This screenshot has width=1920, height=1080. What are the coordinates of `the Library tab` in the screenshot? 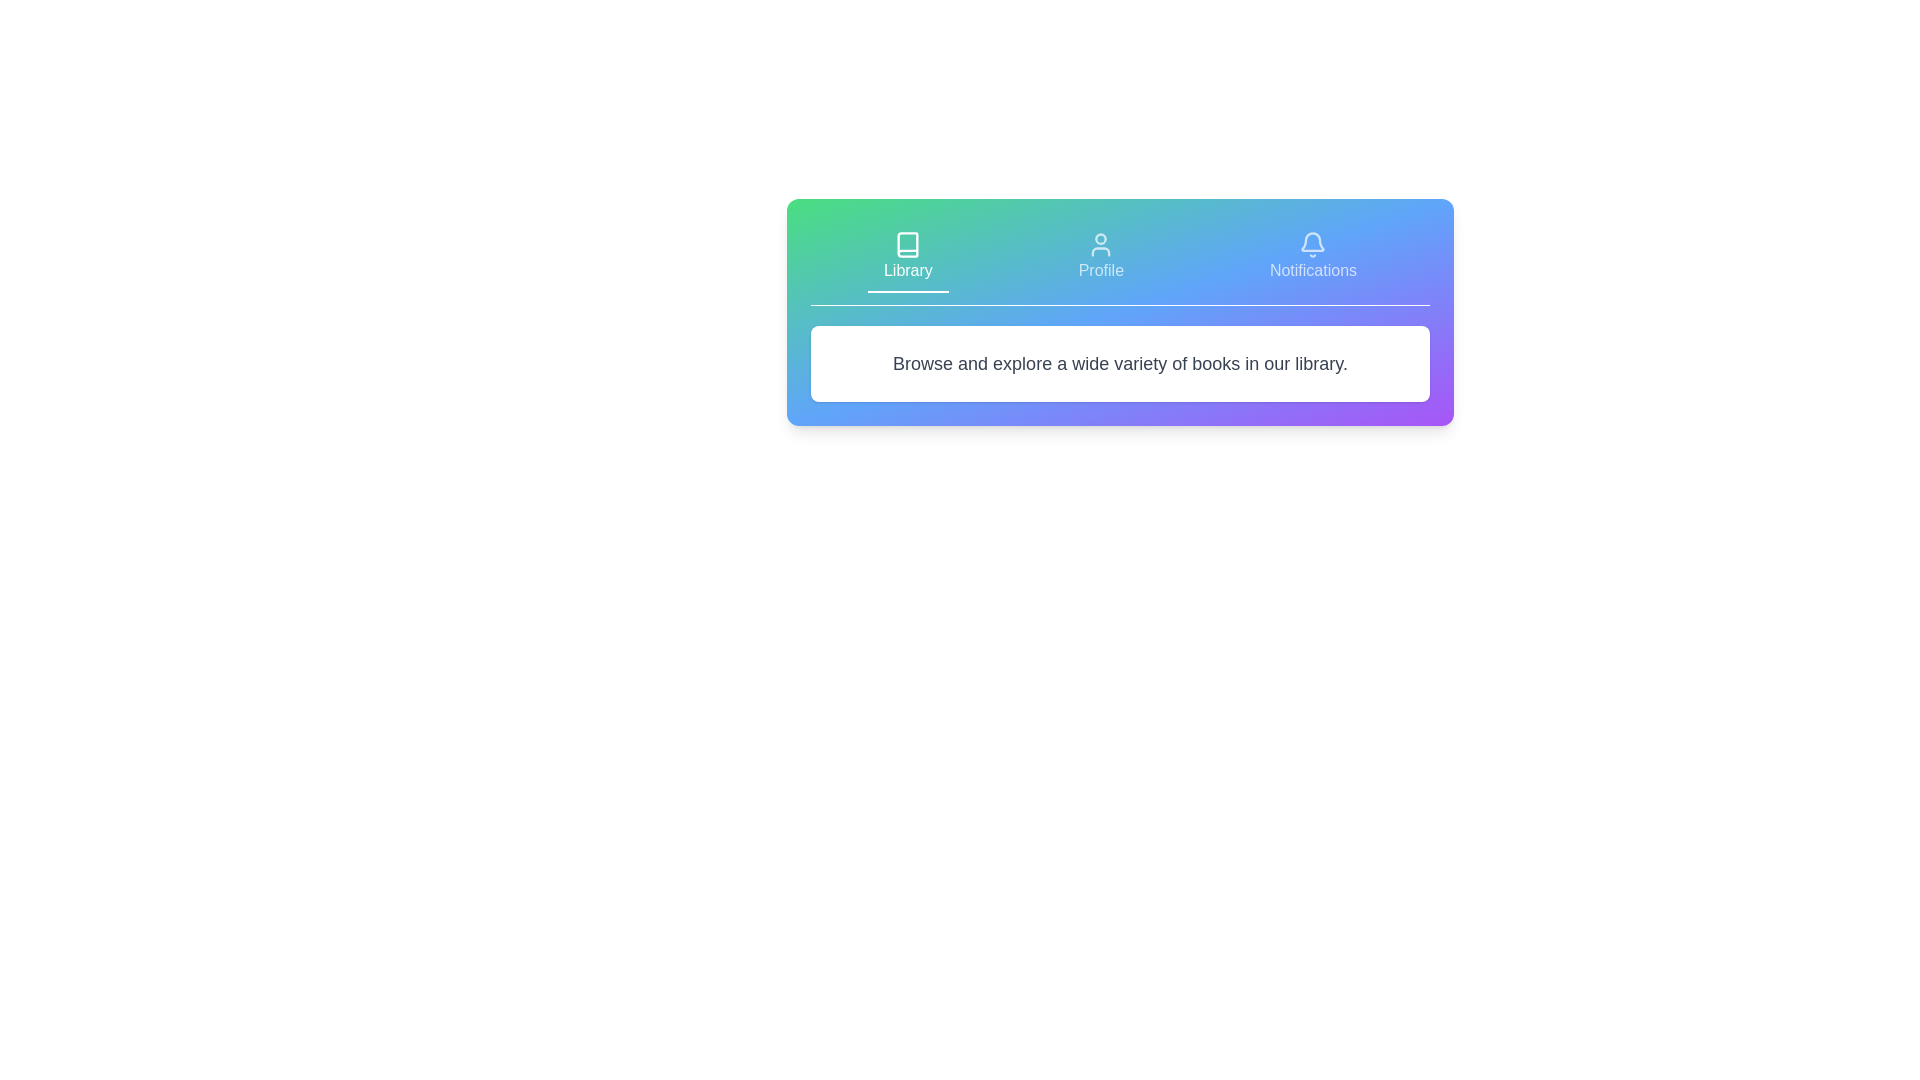 It's located at (907, 257).